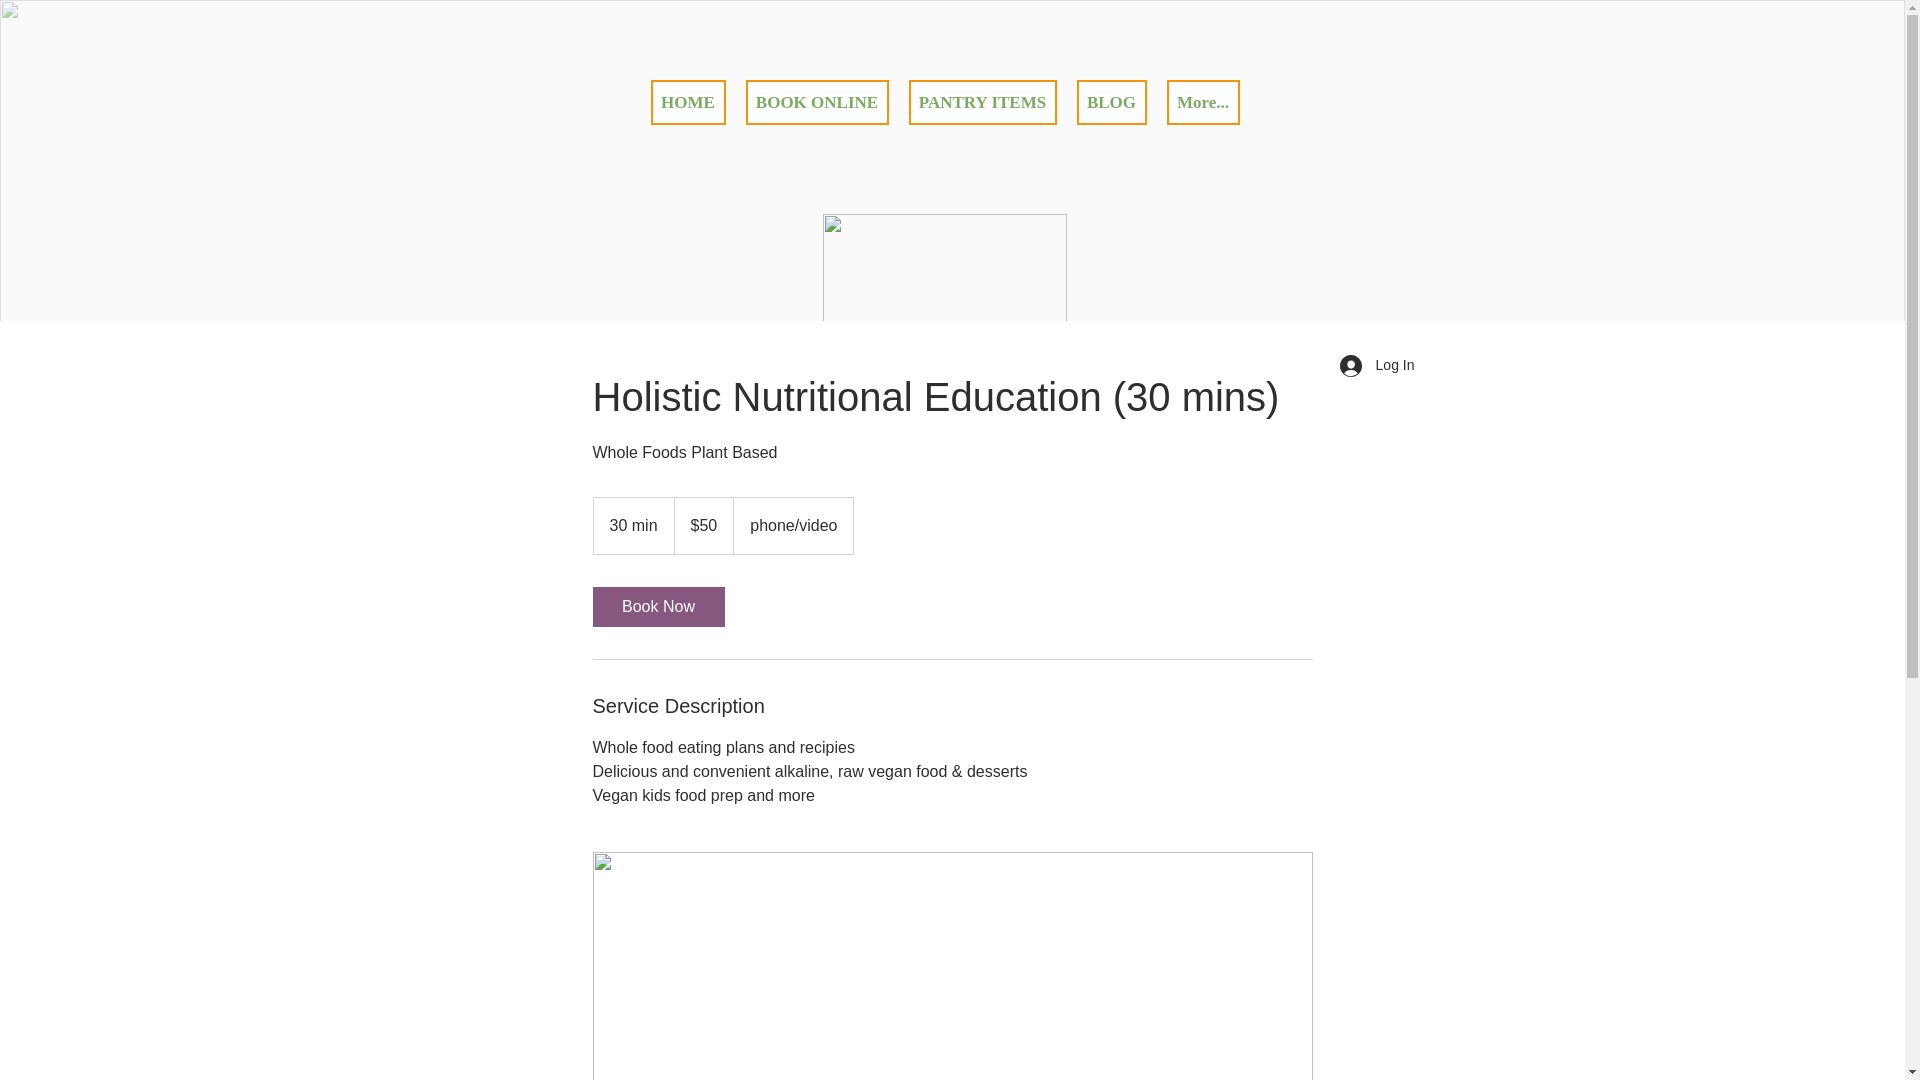 This screenshot has height=1080, width=1920. What do you see at coordinates (982, 102) in the screenshot?
I see `'PANTRY ITEMS'` at bounding box center [982, 102].